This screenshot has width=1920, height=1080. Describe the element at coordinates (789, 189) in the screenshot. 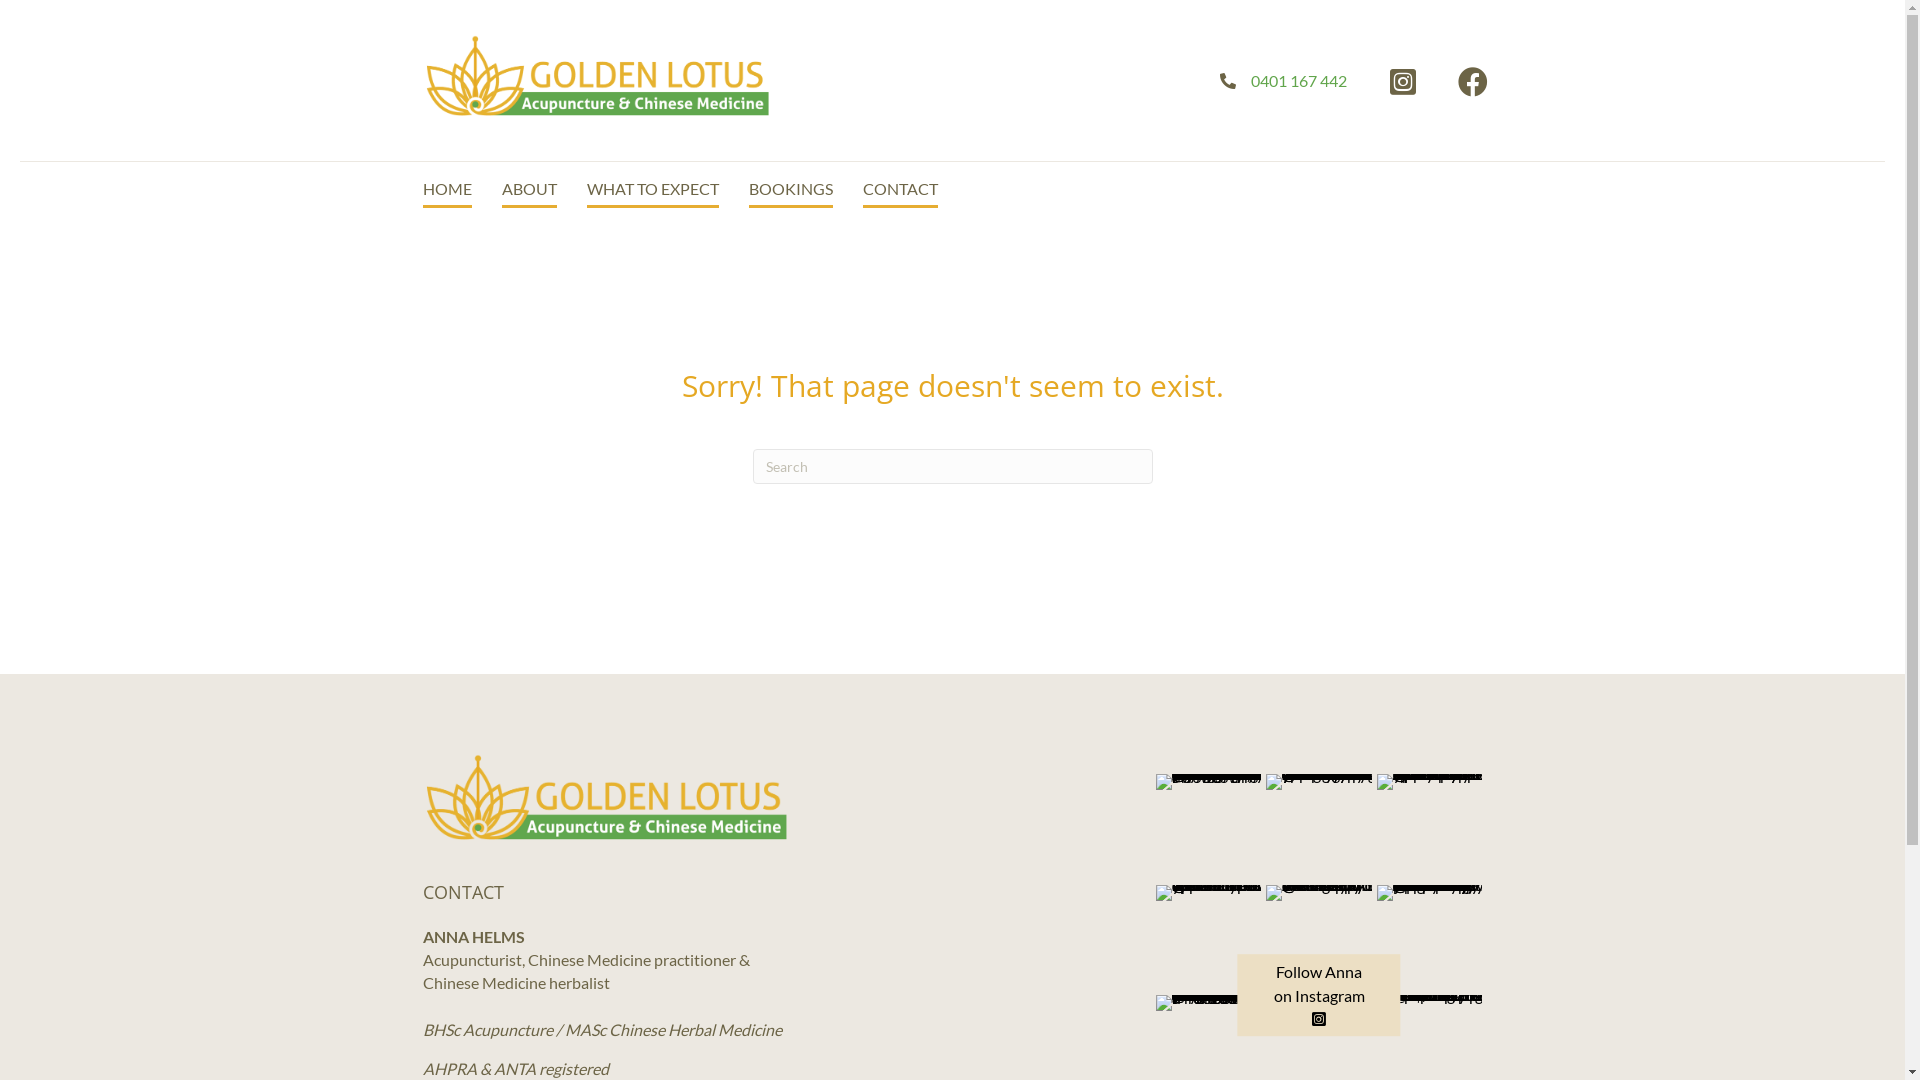

I see `'BOOKINGS'` at that location.